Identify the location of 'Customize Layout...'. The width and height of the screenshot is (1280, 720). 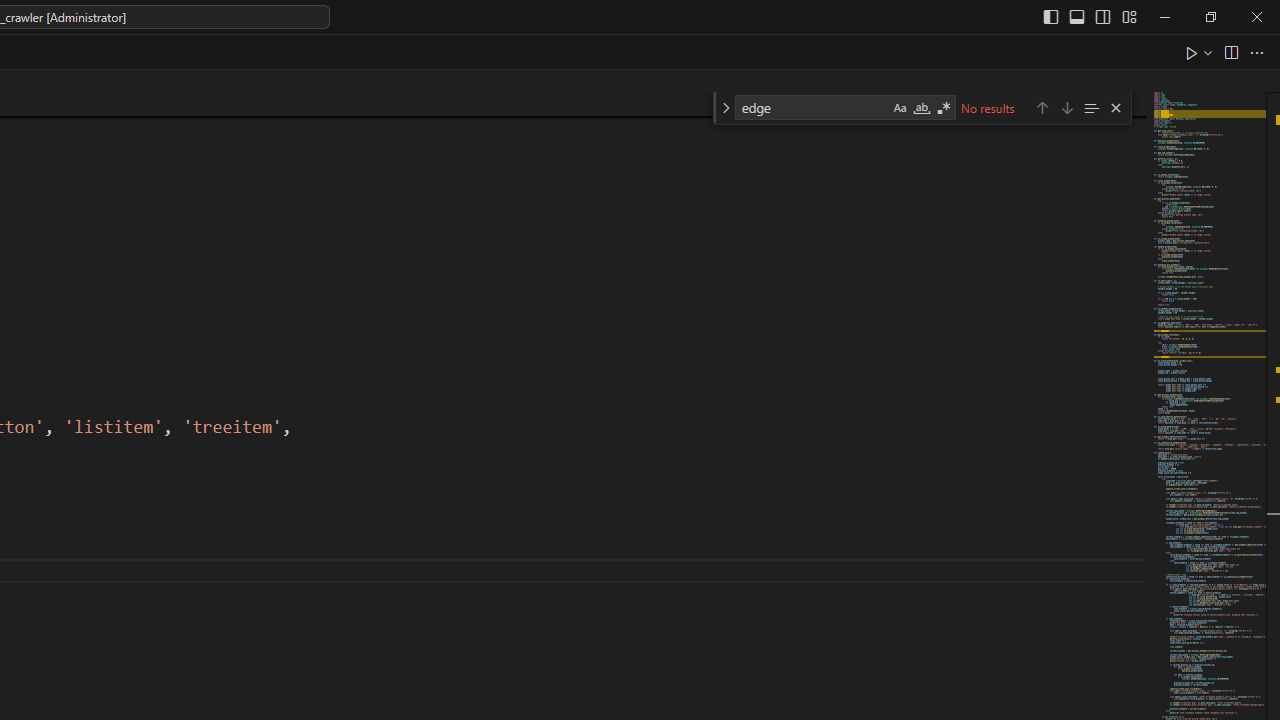
(1128, 16).